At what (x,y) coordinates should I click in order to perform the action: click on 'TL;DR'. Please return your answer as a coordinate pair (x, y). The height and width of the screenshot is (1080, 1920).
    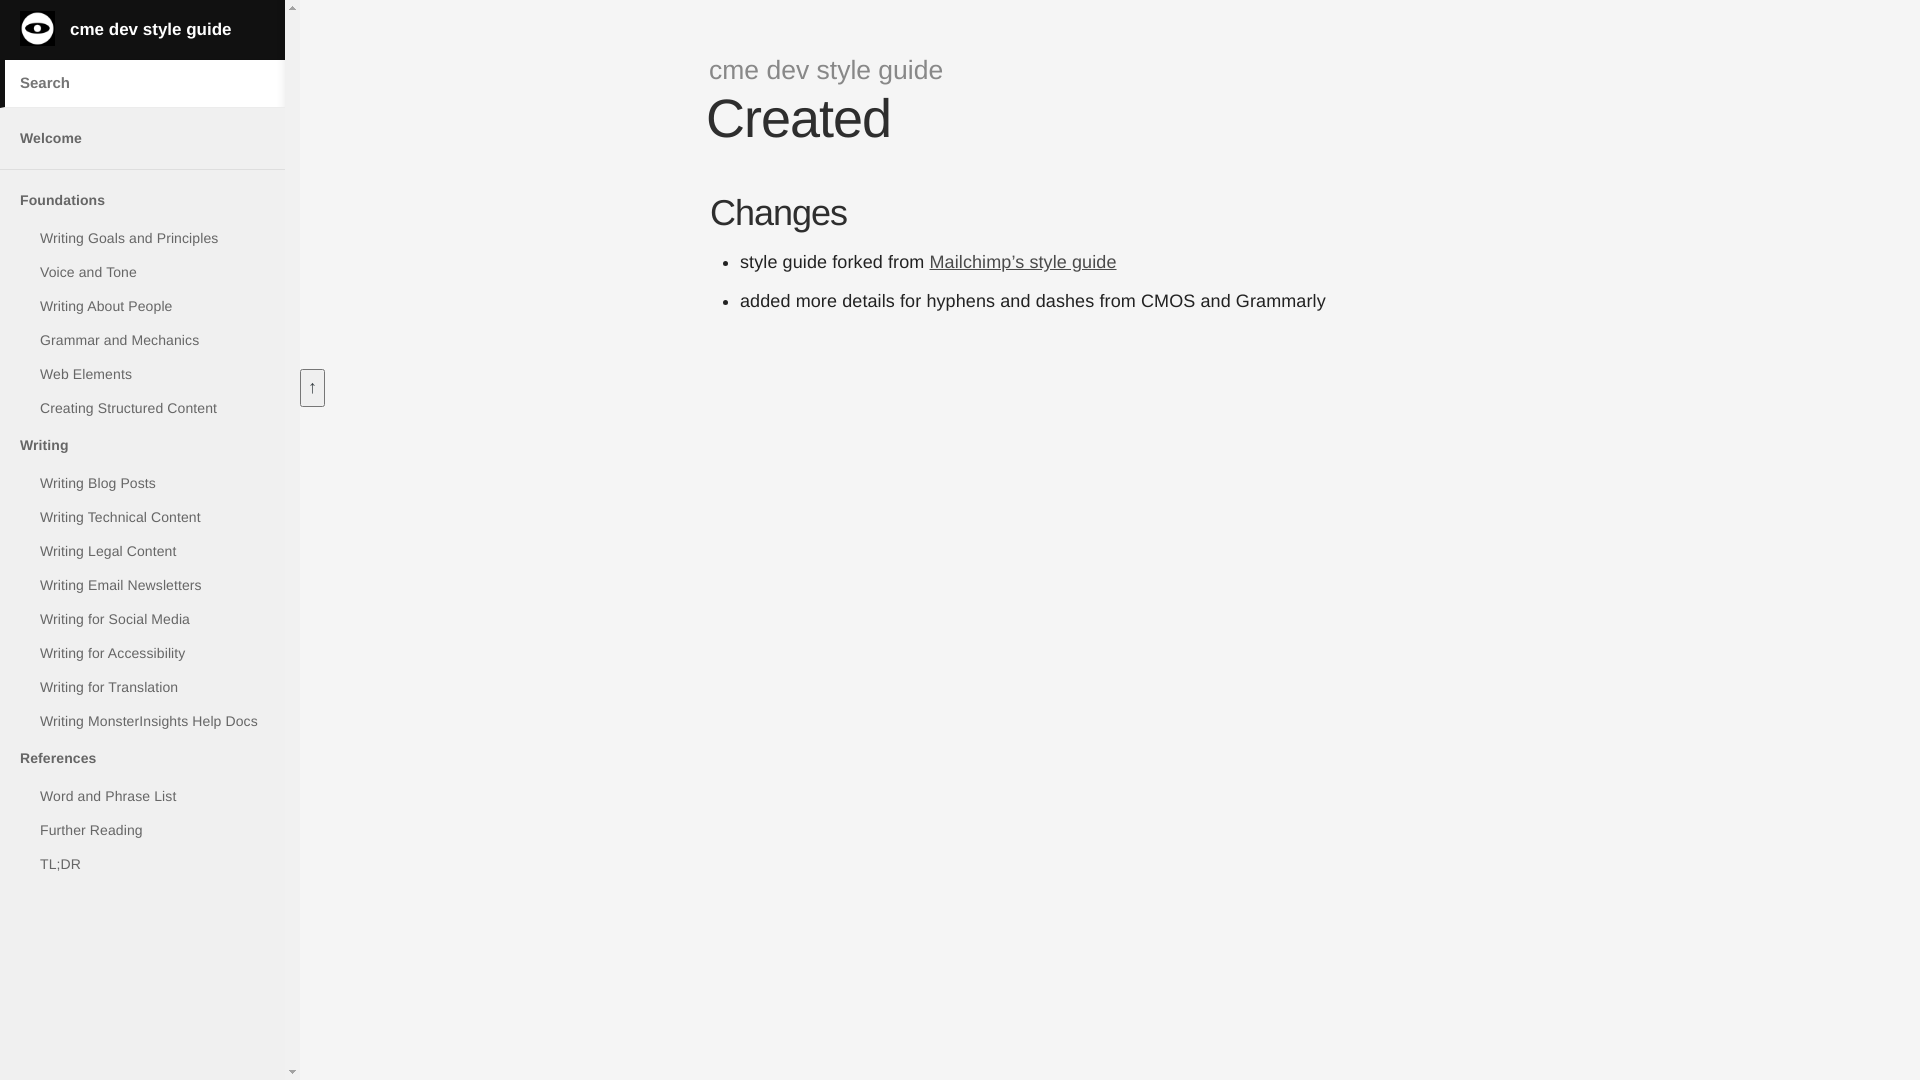
    Looking at the image, I should click on (141, 863).